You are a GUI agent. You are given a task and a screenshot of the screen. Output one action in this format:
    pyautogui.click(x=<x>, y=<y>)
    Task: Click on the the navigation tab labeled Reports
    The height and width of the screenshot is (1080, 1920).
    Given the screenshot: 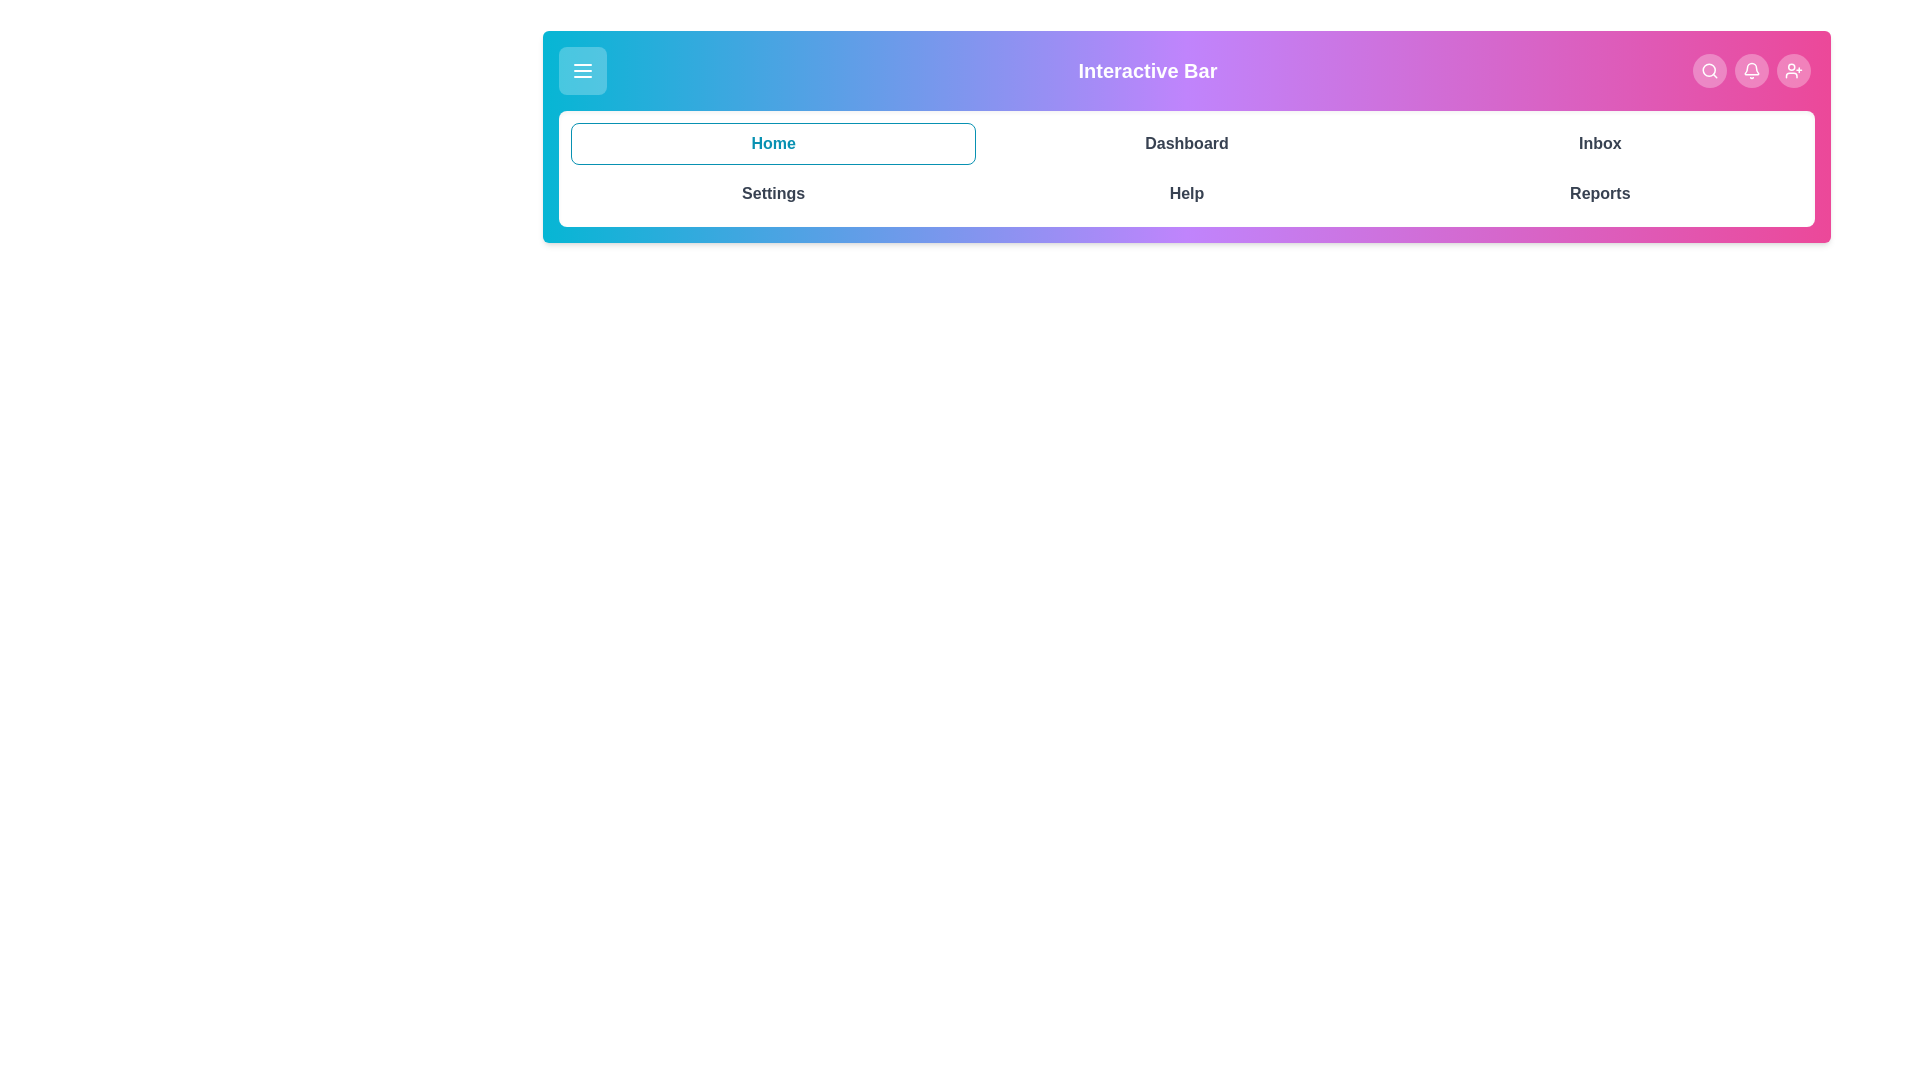 What is the action you would take?
    pyautogui.click(x=1600, y=193)
    